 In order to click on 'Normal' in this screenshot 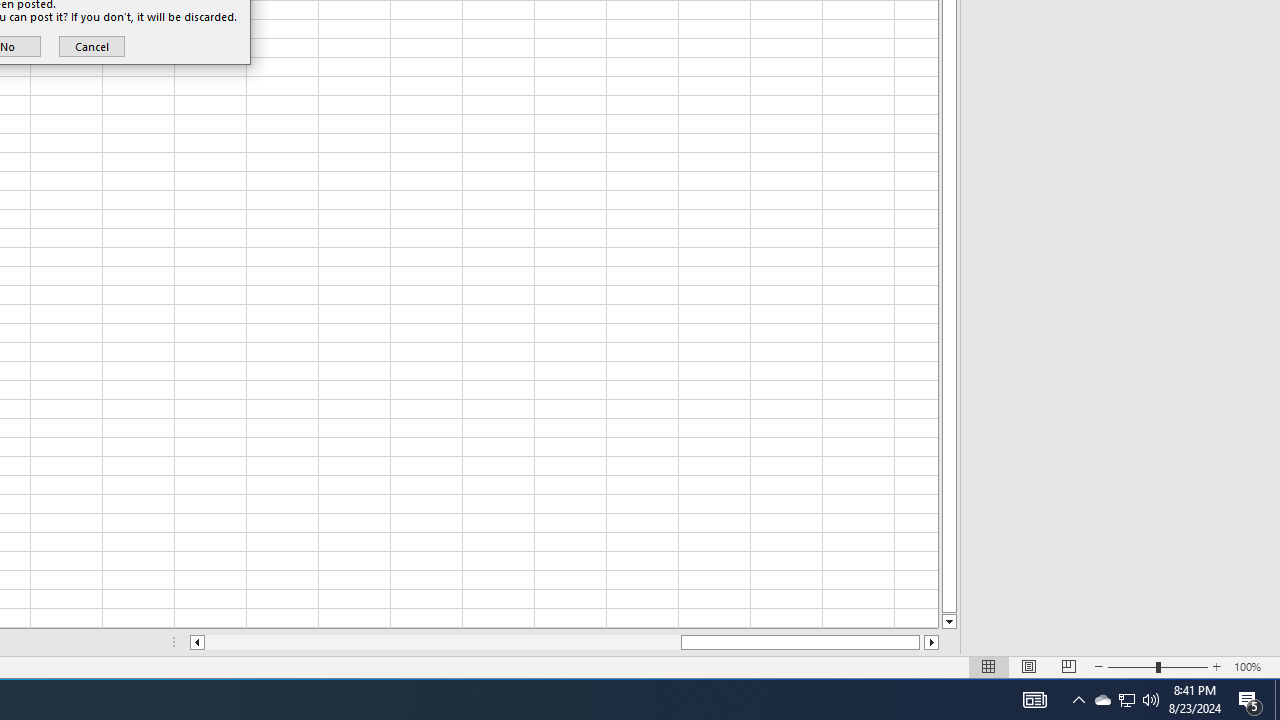, I will do `click(988, 667)`.